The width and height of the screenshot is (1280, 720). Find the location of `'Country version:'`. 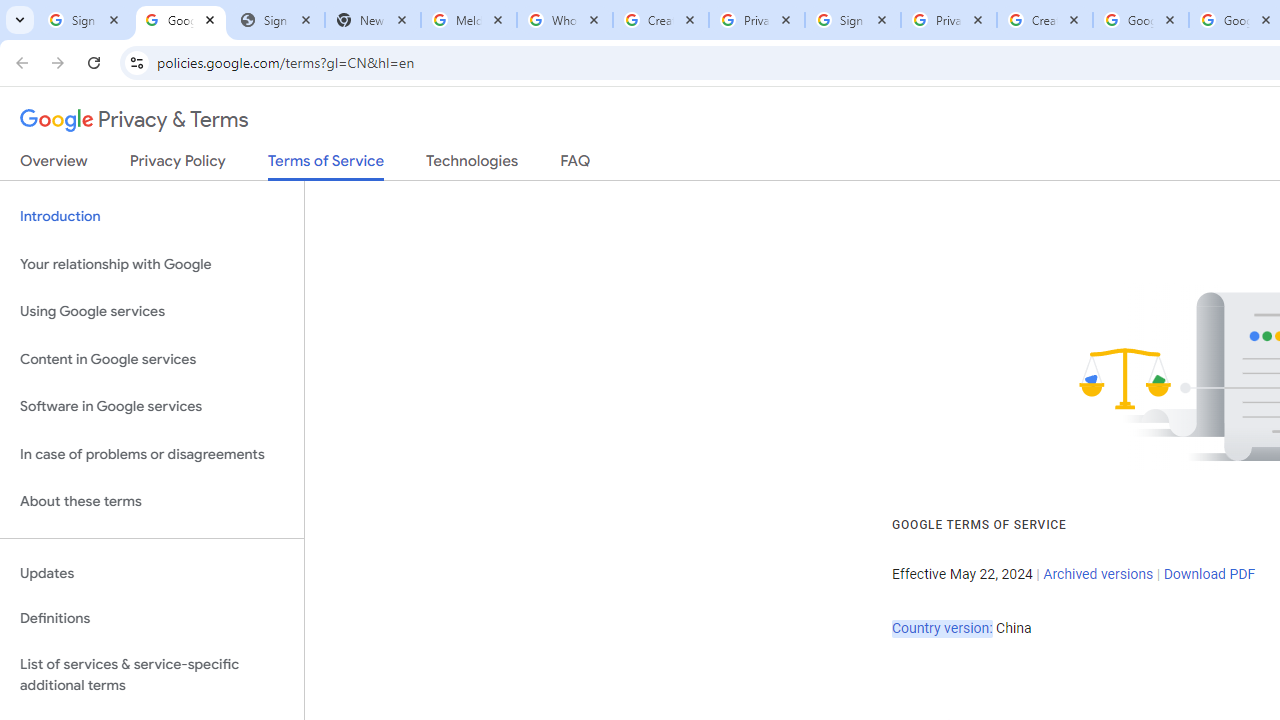

'Country version:' is located at coordinates (941, 627).